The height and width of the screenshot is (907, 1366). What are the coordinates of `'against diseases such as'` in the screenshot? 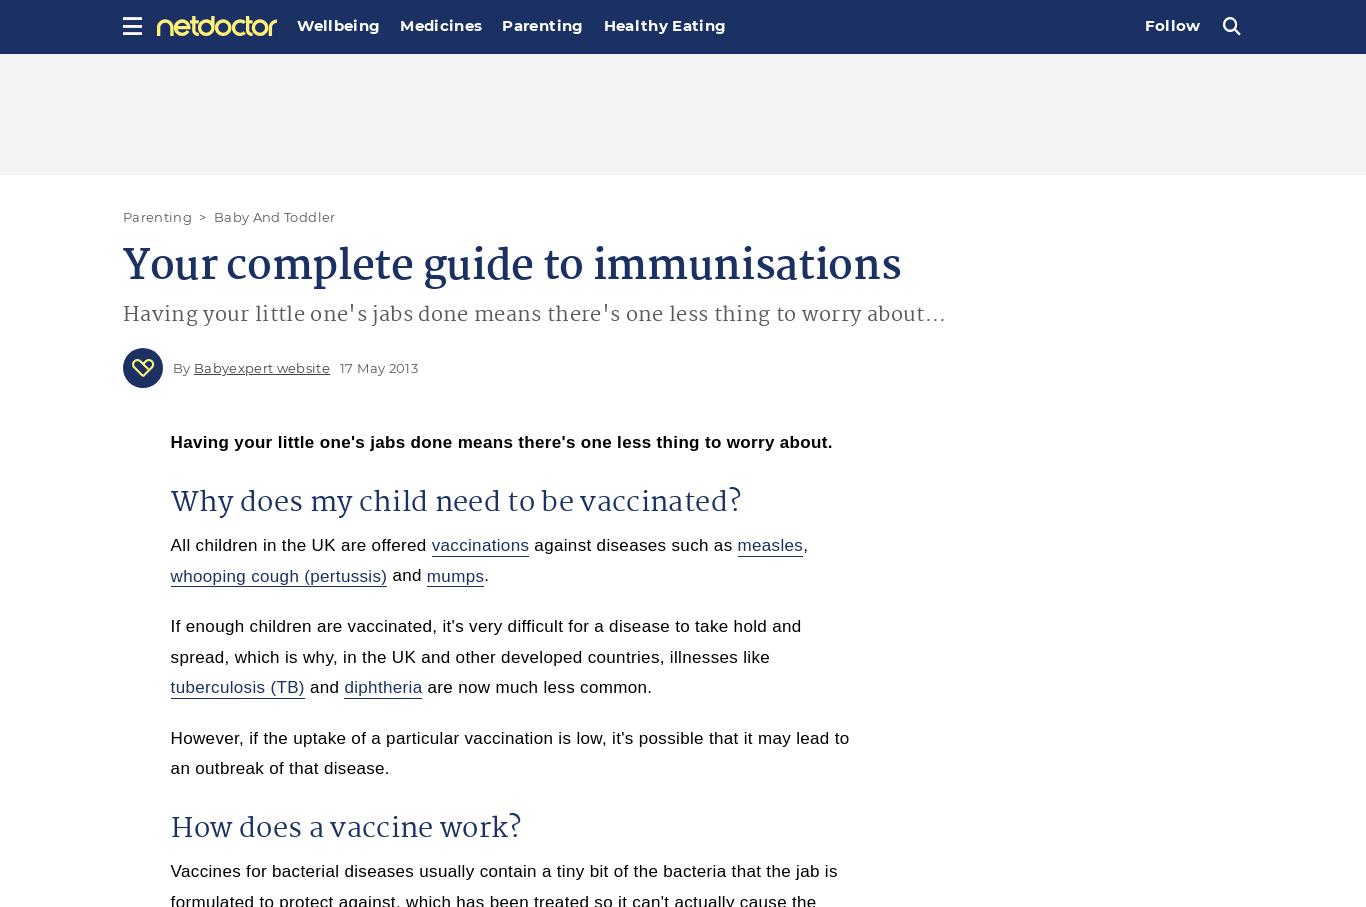 It's located at (529, 544).